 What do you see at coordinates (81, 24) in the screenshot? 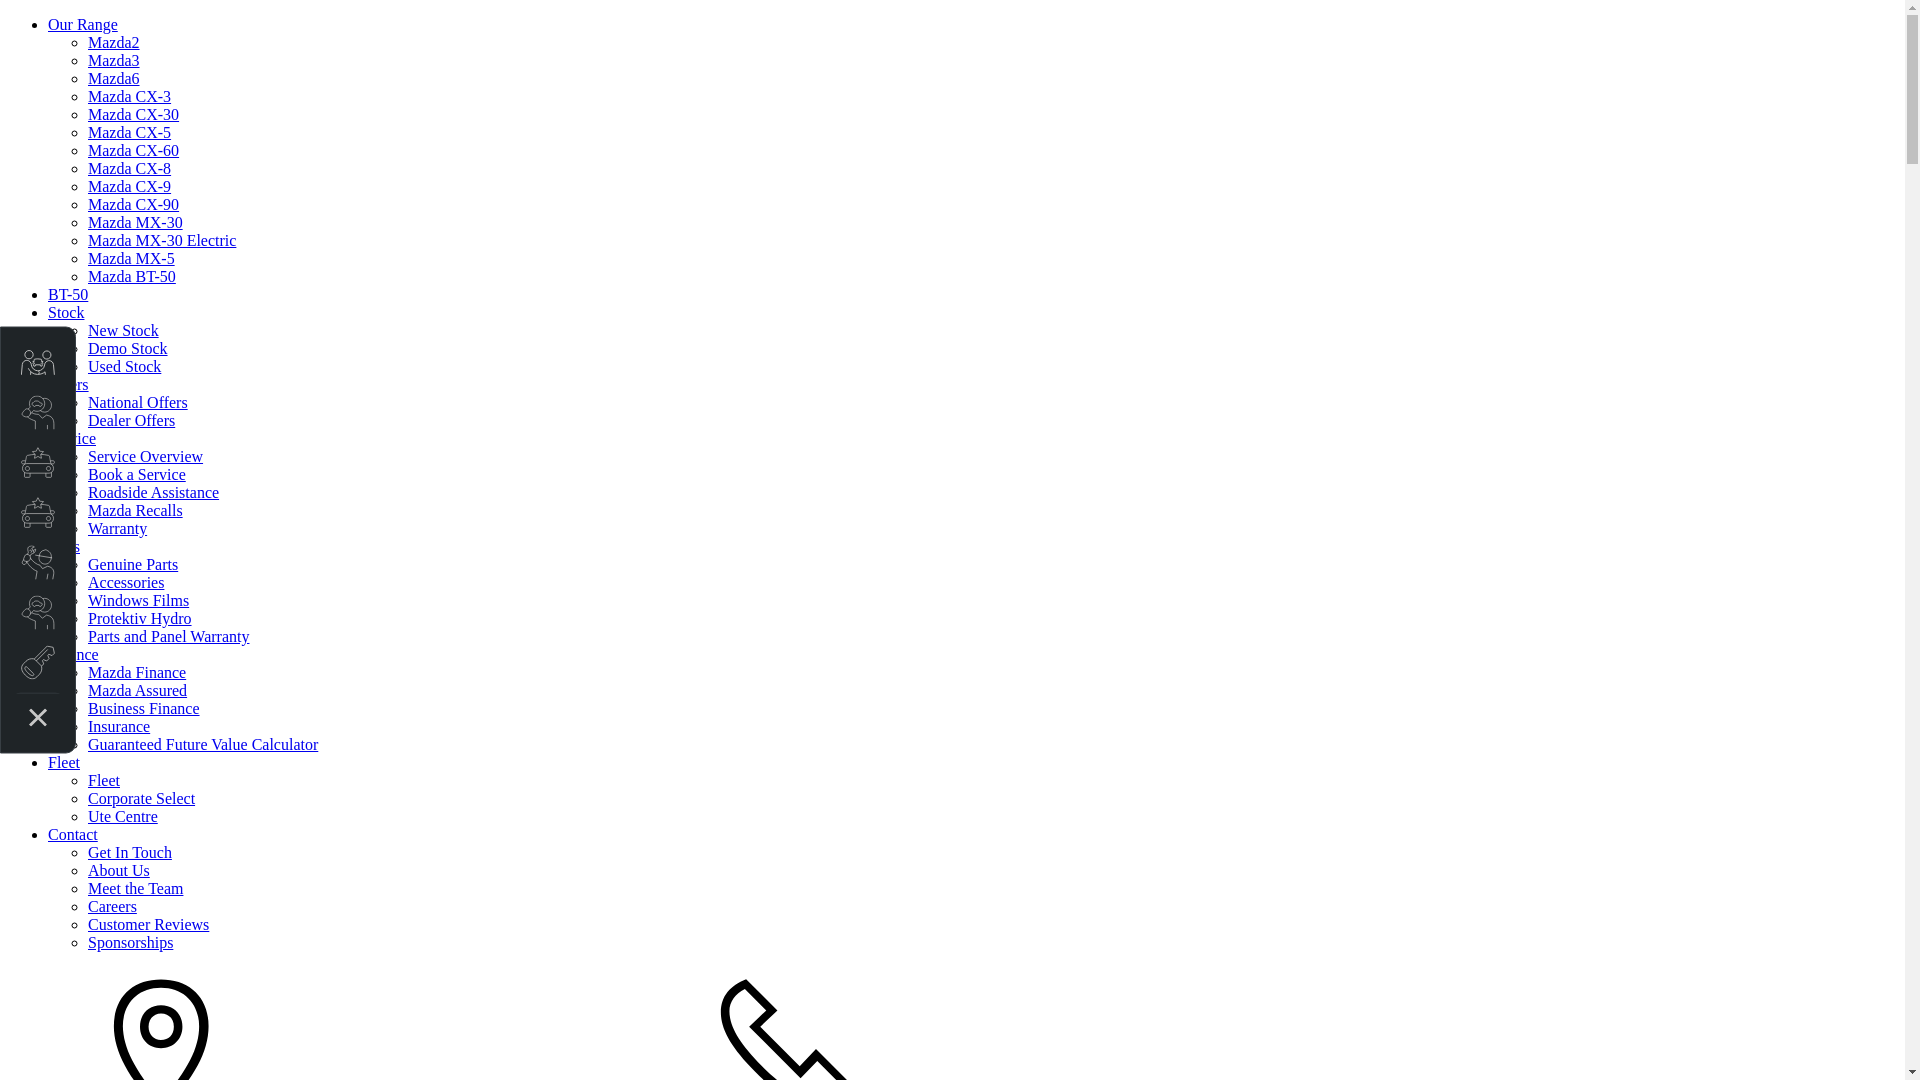
I see `'Our Range'` at bounding box center [81, 24].